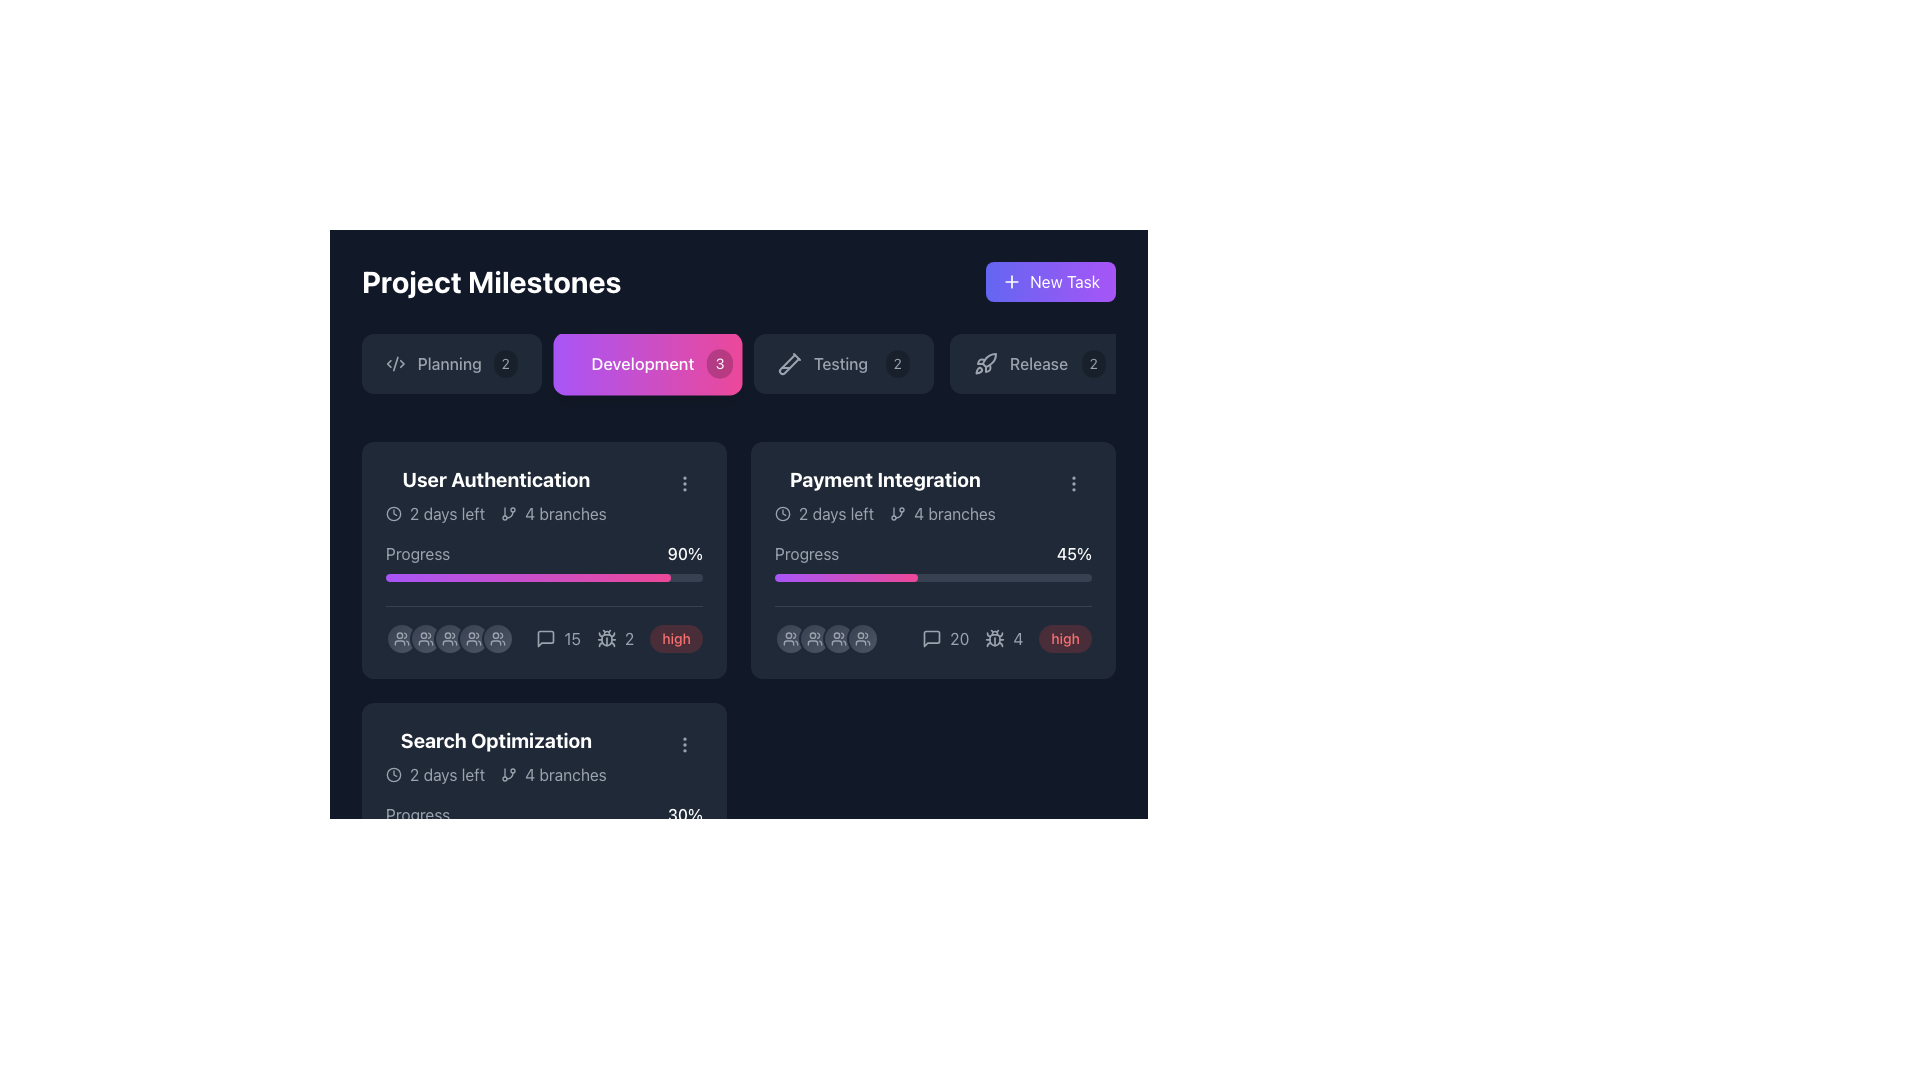 This screenshot has width=1920, height=1080. Describe the element at coordinates (989, 360) in the screenshot. I see `the rocket-shaped icon with a stroke outline located next to the text 'Release'` at that location.